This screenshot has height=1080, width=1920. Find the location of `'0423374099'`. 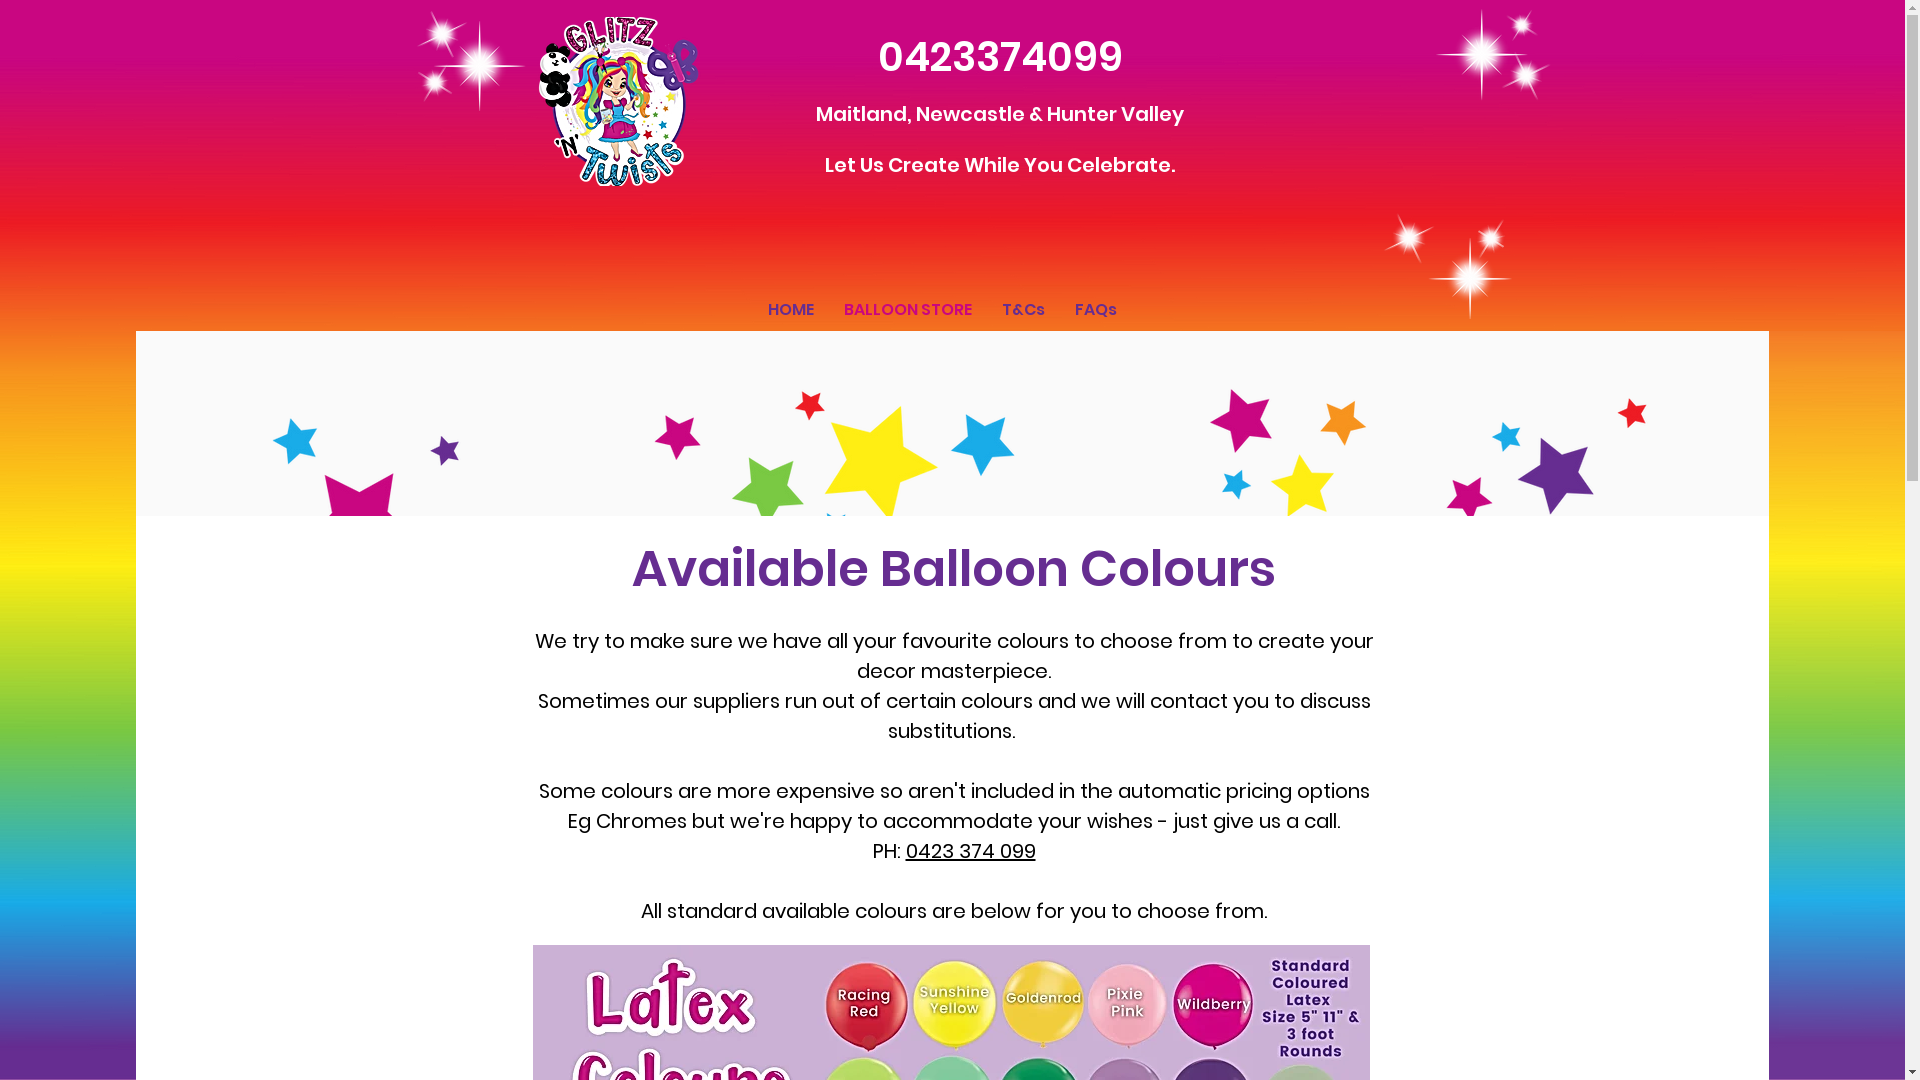

'0423374099' is located at coordinates (878, 56).